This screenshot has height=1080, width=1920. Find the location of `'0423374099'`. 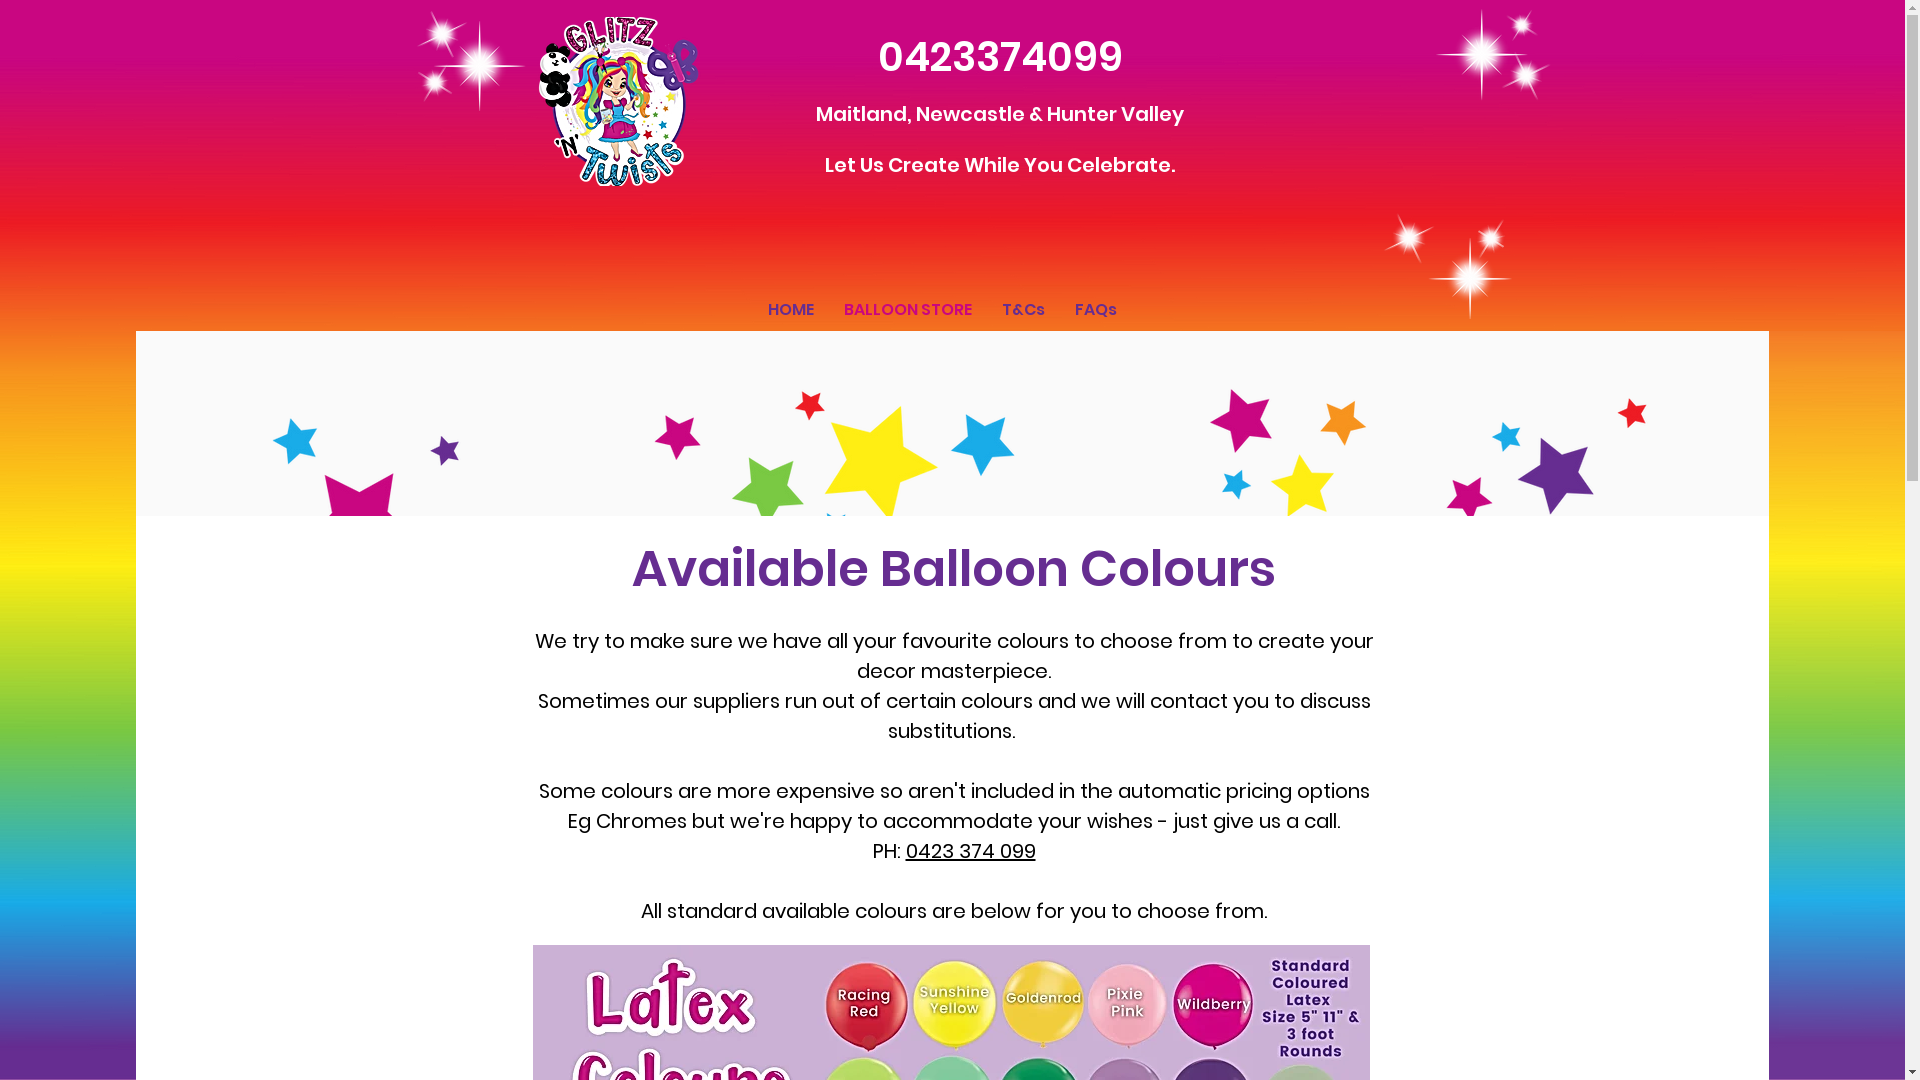

'0423374099' is located at coordinates (878, 56).